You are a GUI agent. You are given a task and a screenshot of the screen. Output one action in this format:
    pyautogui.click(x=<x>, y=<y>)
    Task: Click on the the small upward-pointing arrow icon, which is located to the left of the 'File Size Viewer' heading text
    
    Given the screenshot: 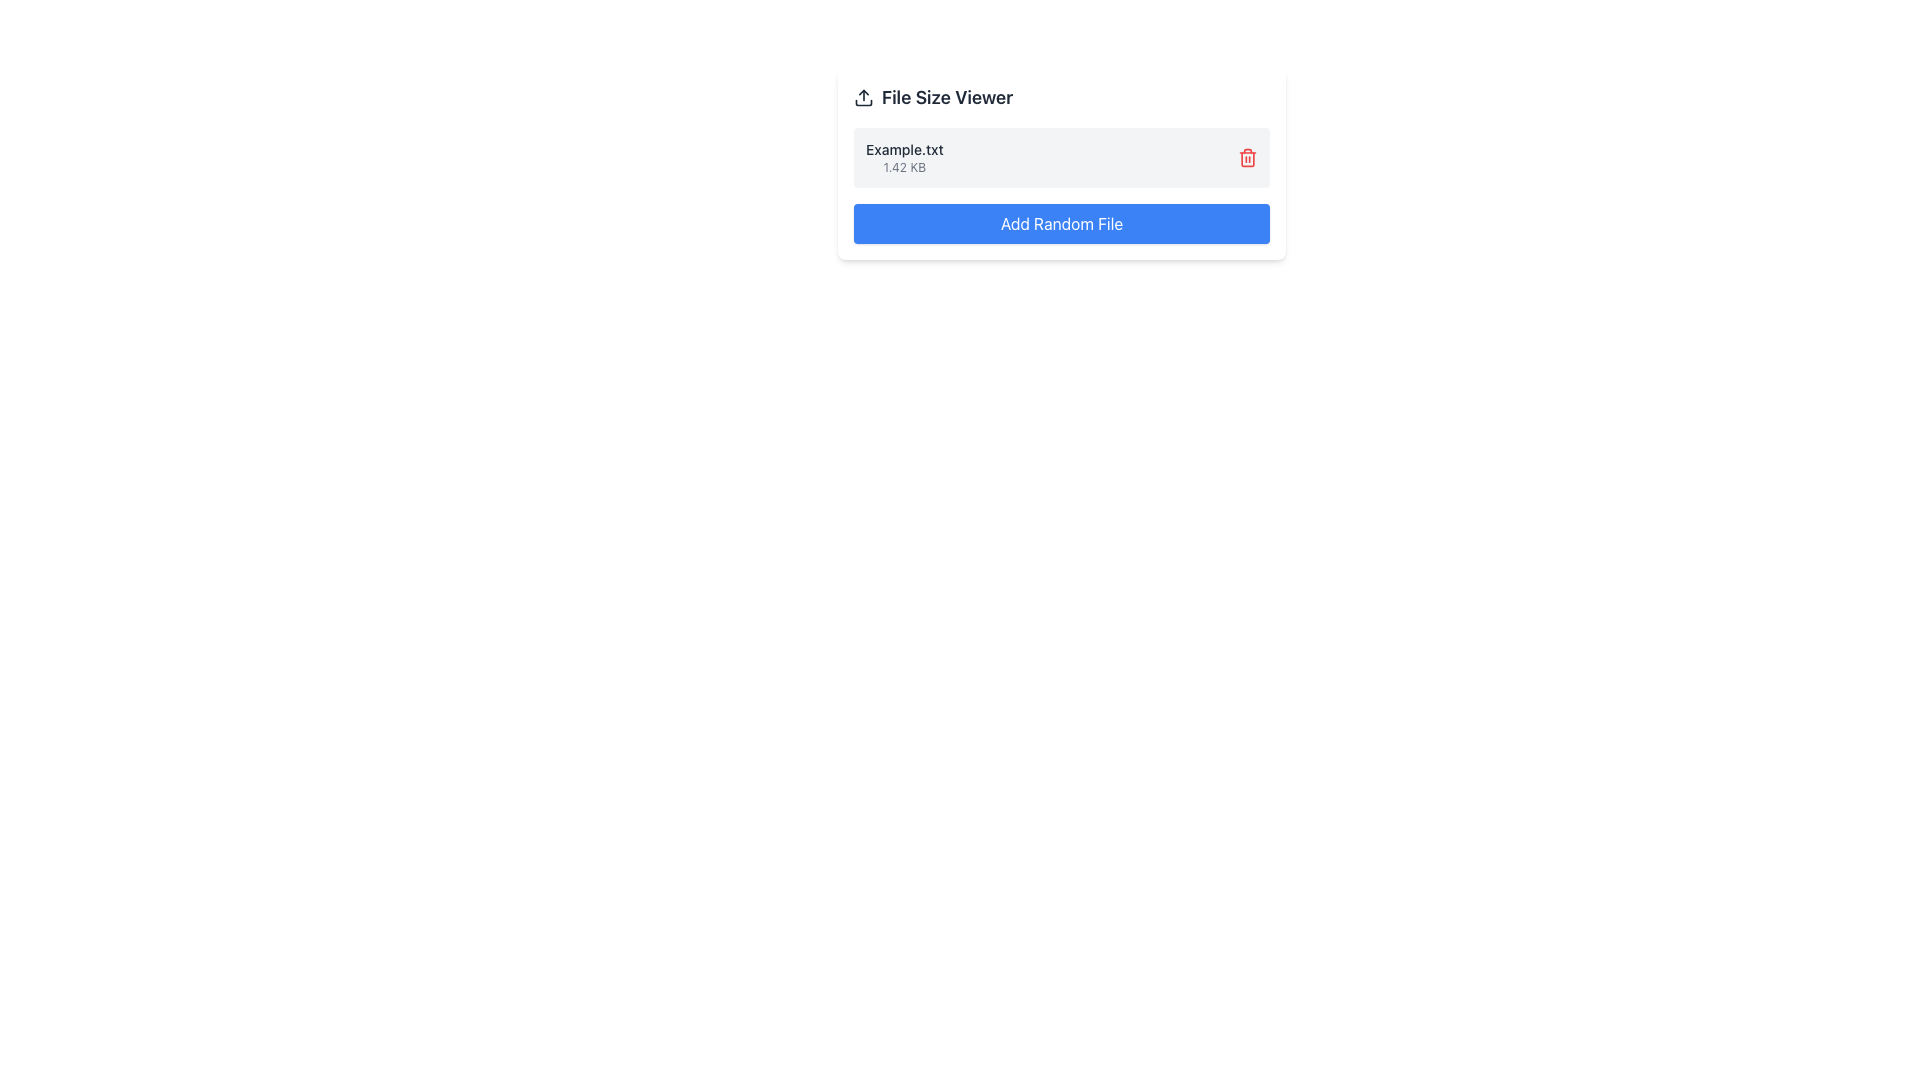 What is the action you would take?
    pyautogui.click(x=864, y=97)
    